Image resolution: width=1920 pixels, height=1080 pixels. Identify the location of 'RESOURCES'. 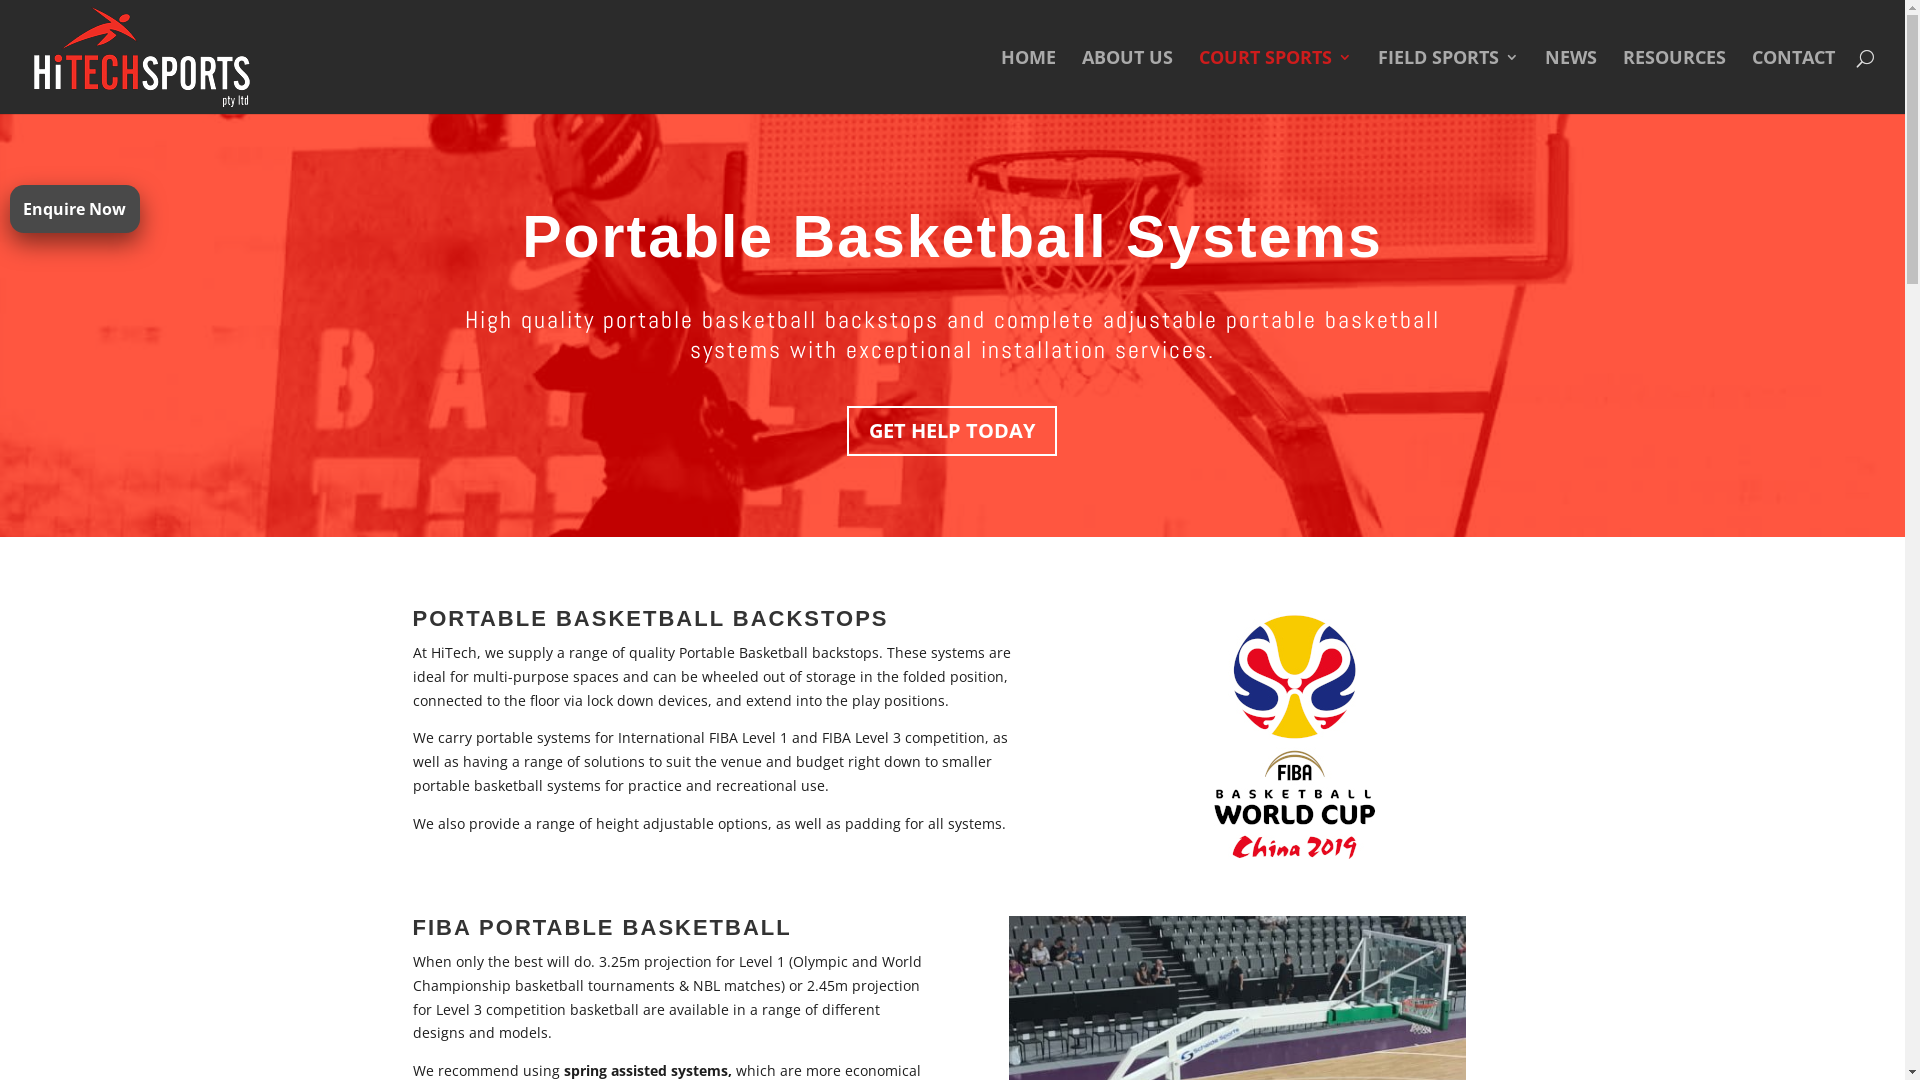
(1674, 80).